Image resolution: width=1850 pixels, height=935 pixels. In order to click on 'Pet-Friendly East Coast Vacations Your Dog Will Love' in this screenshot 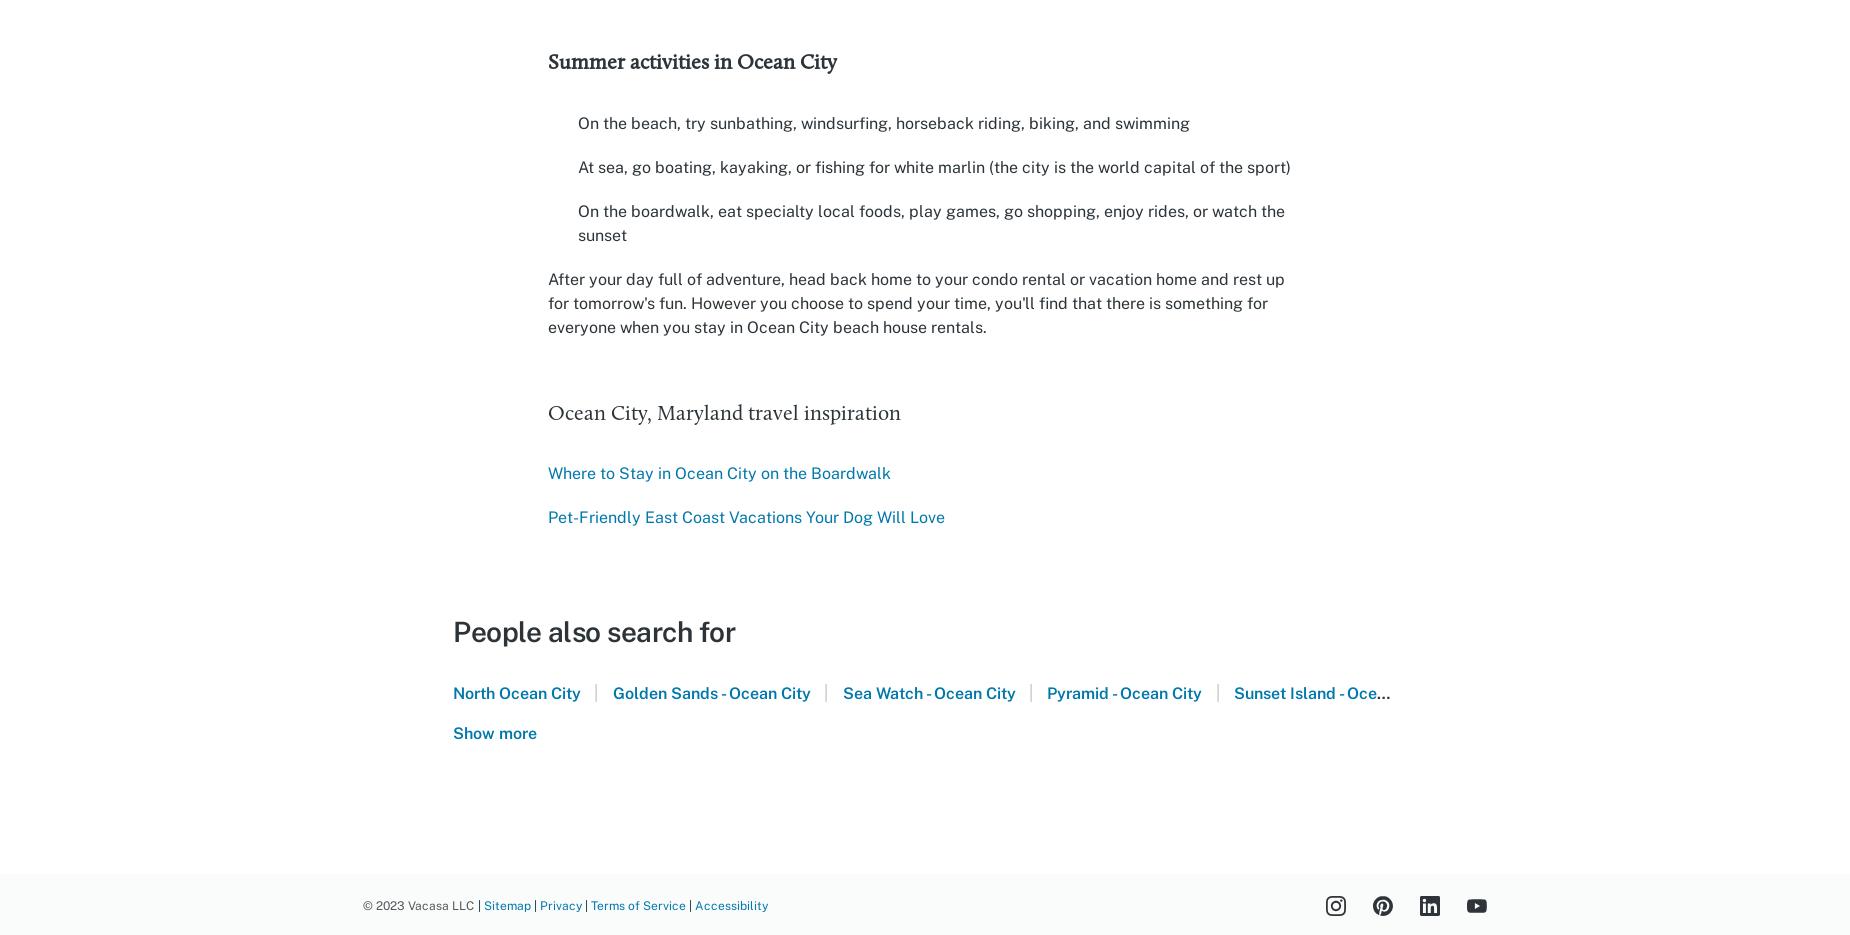, I will do `click(746, 516)`.